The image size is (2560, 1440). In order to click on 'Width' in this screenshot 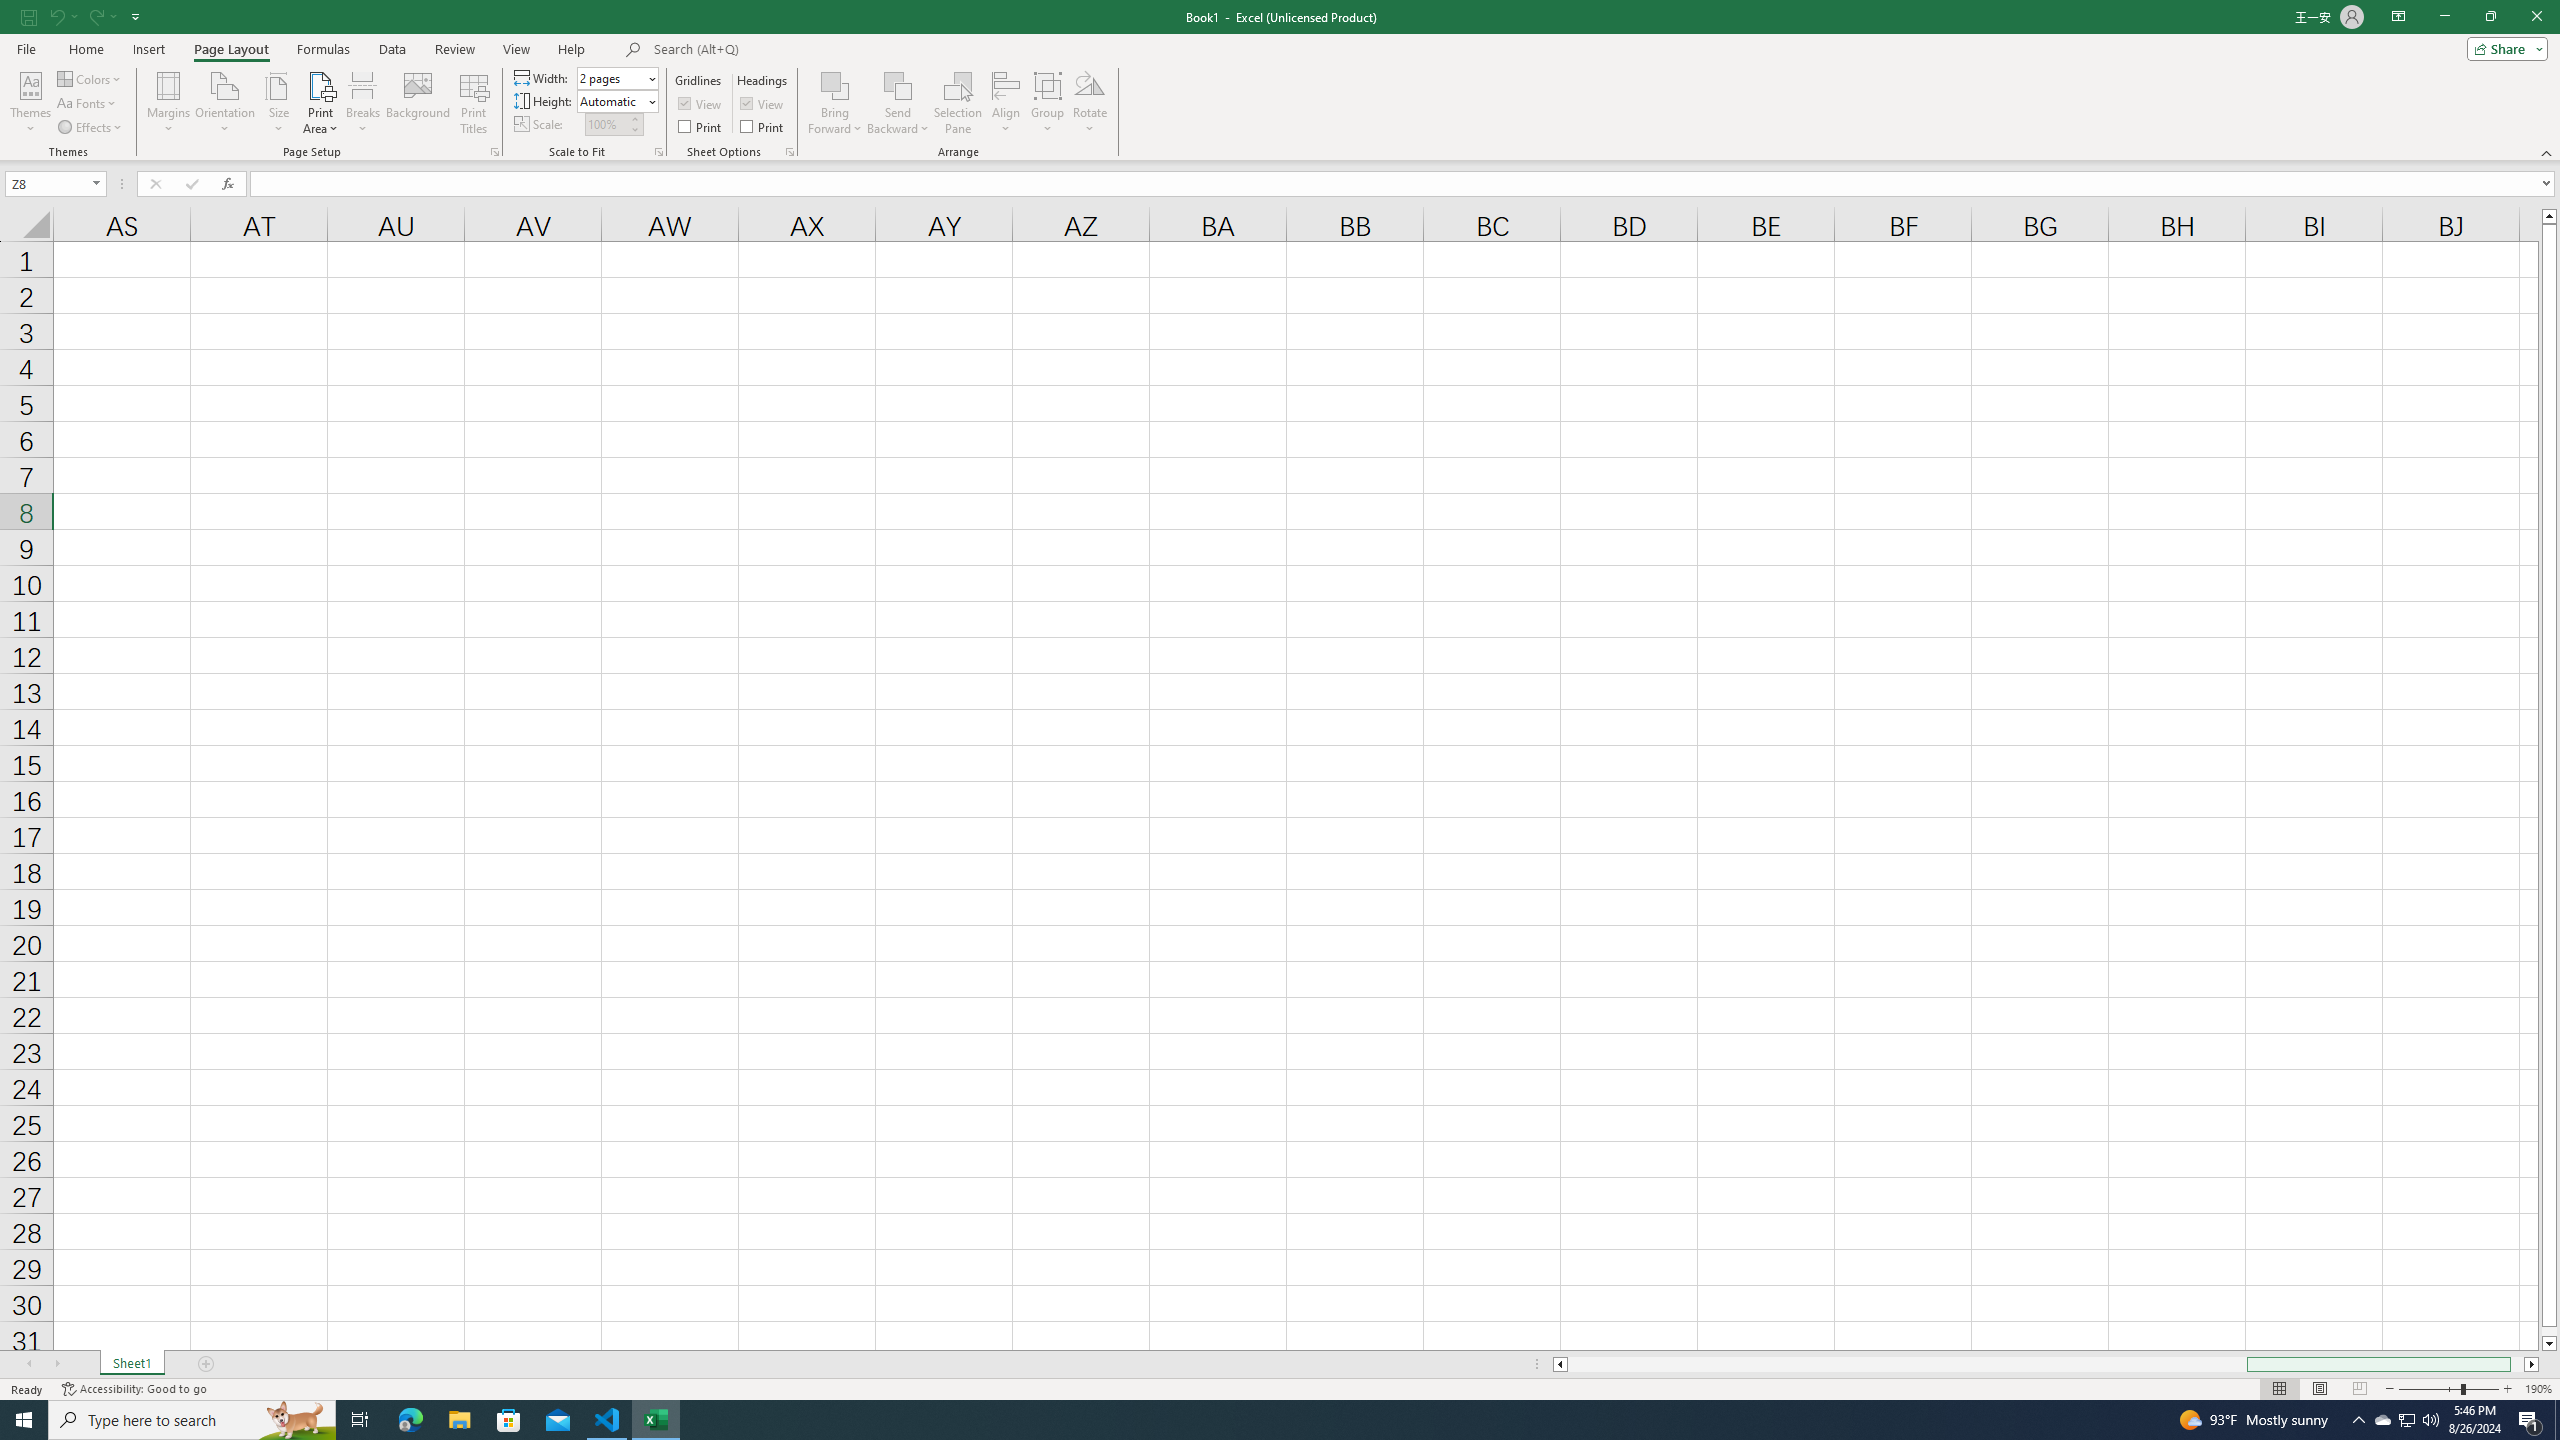, I will do `click(615, 77)`.